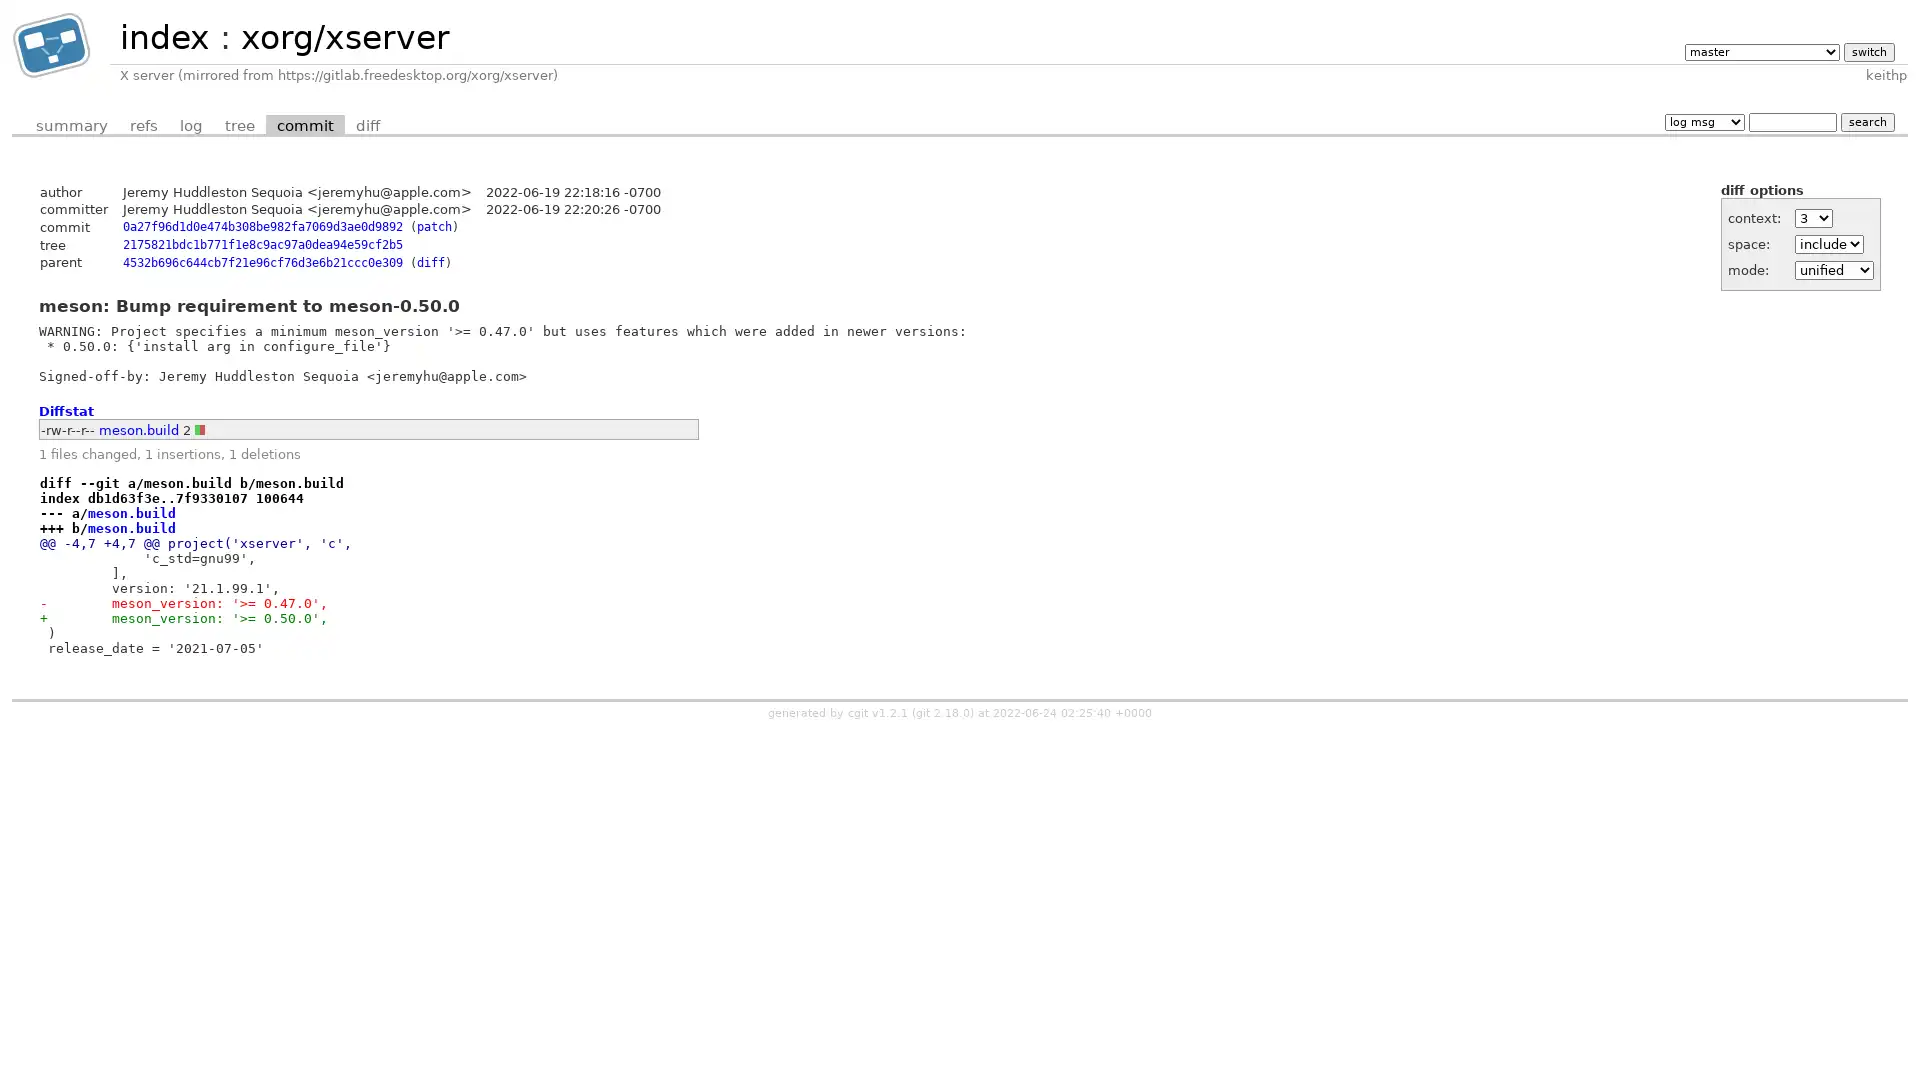 The height and width of the screenshot is (1080, 1920). I want to click on search, so click(1866, 121).